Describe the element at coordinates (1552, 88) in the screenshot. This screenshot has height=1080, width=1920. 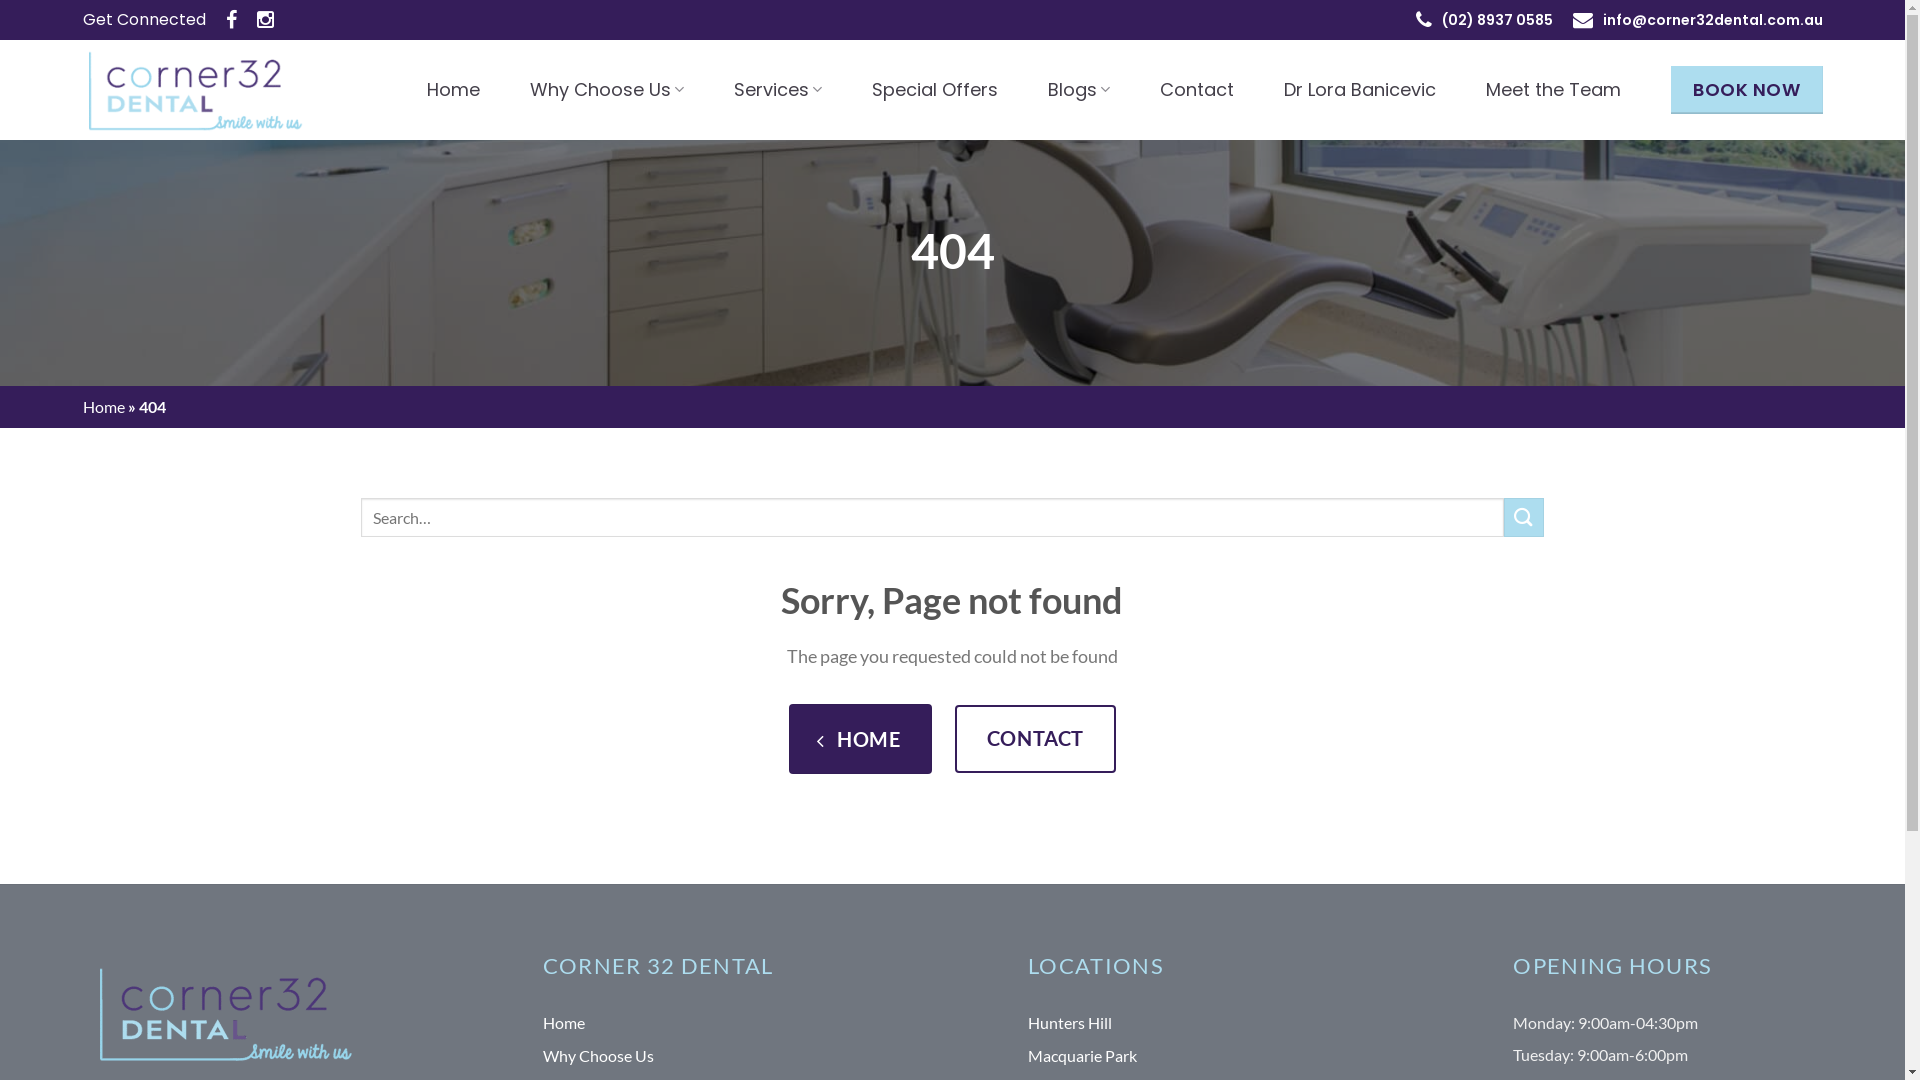
I see `'Meet the Team'` at that location.